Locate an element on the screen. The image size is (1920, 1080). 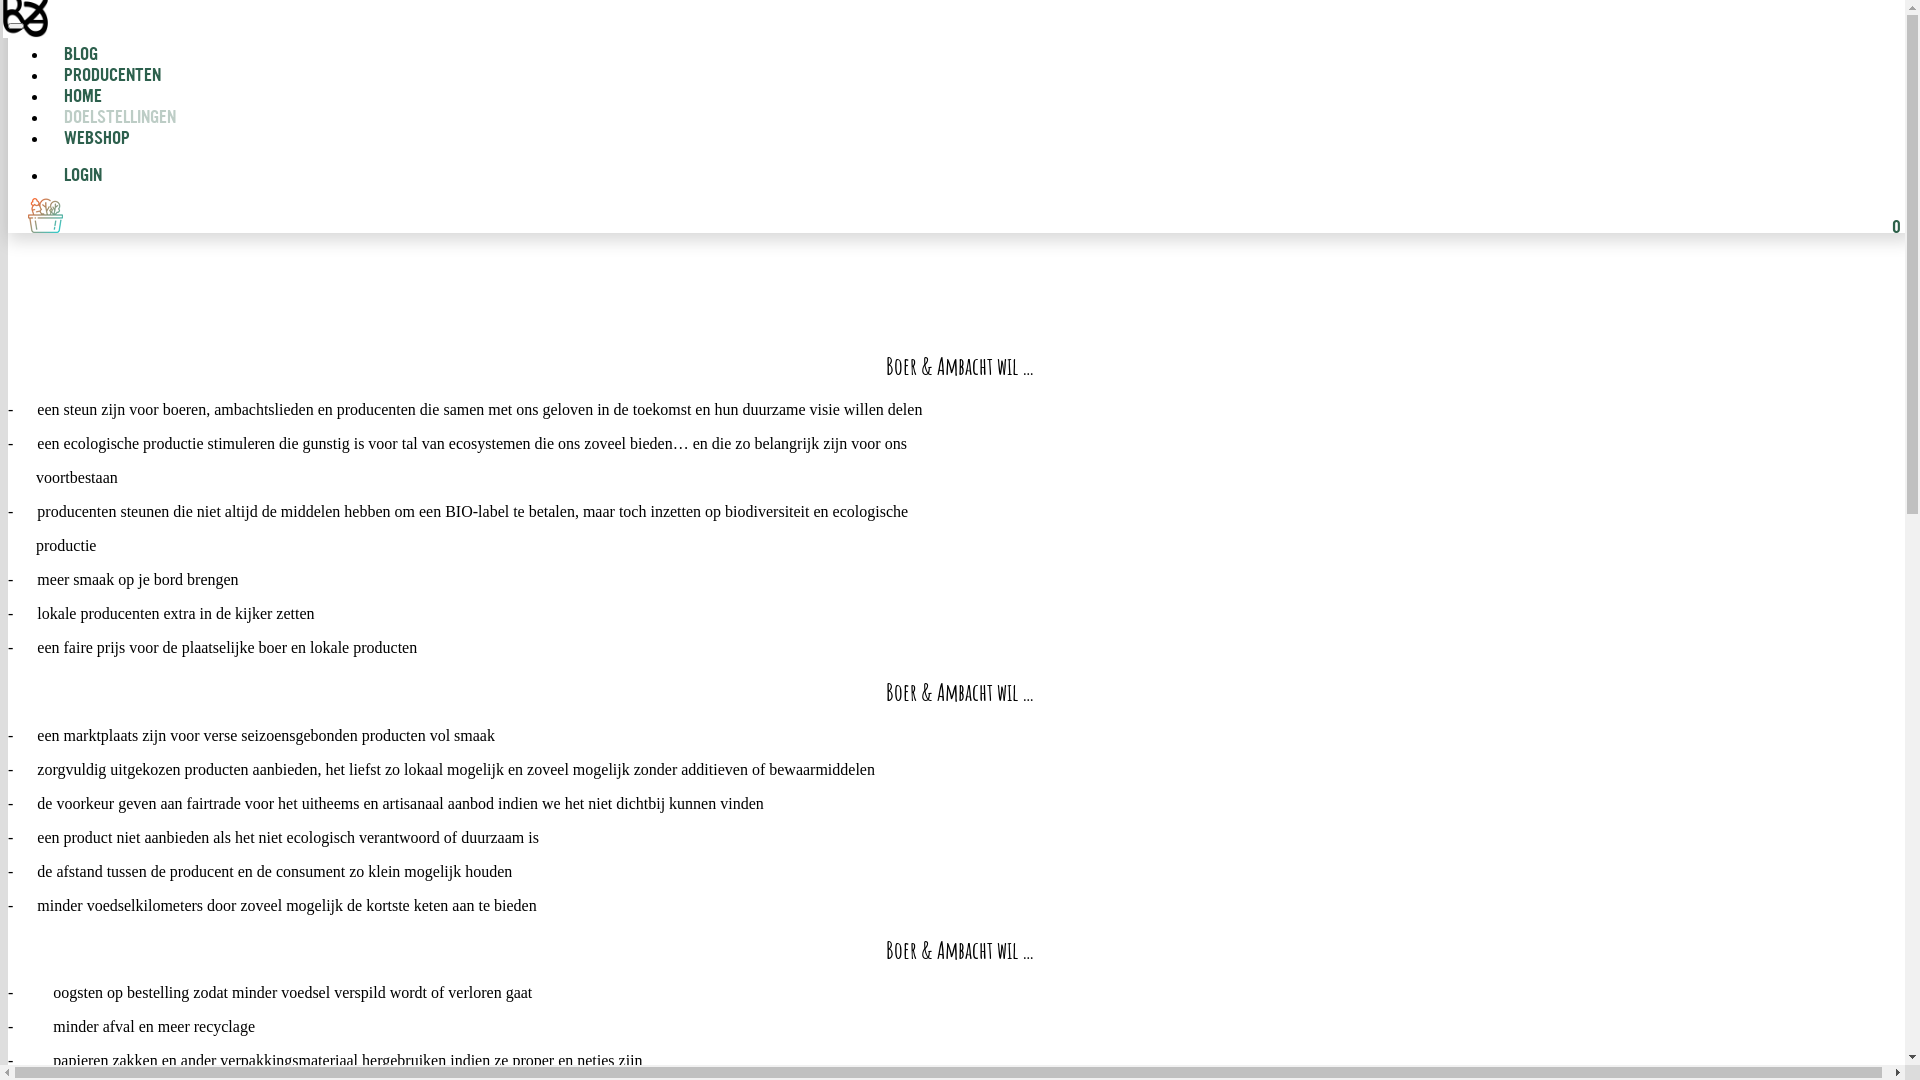
'Winkelmand' is located at coordinates (28, 215).